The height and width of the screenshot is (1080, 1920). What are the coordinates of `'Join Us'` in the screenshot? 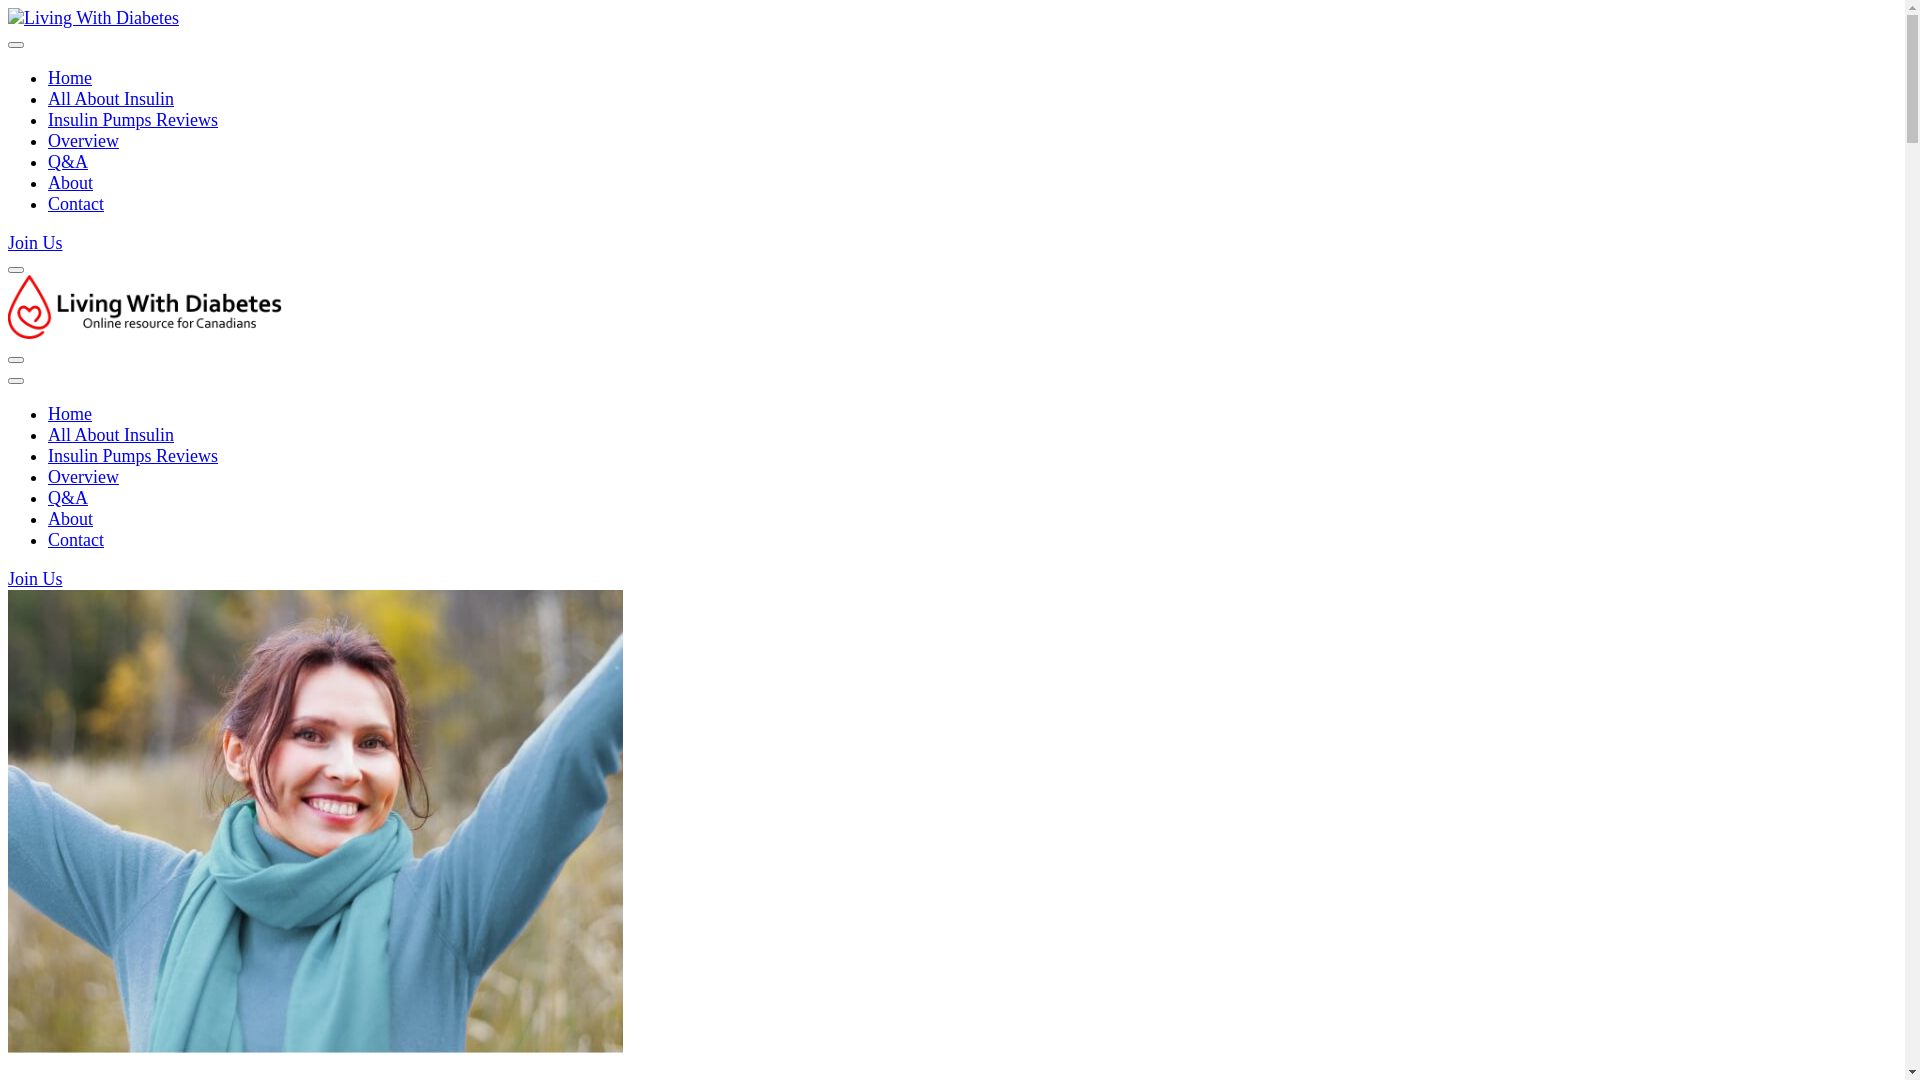 It's located at (35, 242).